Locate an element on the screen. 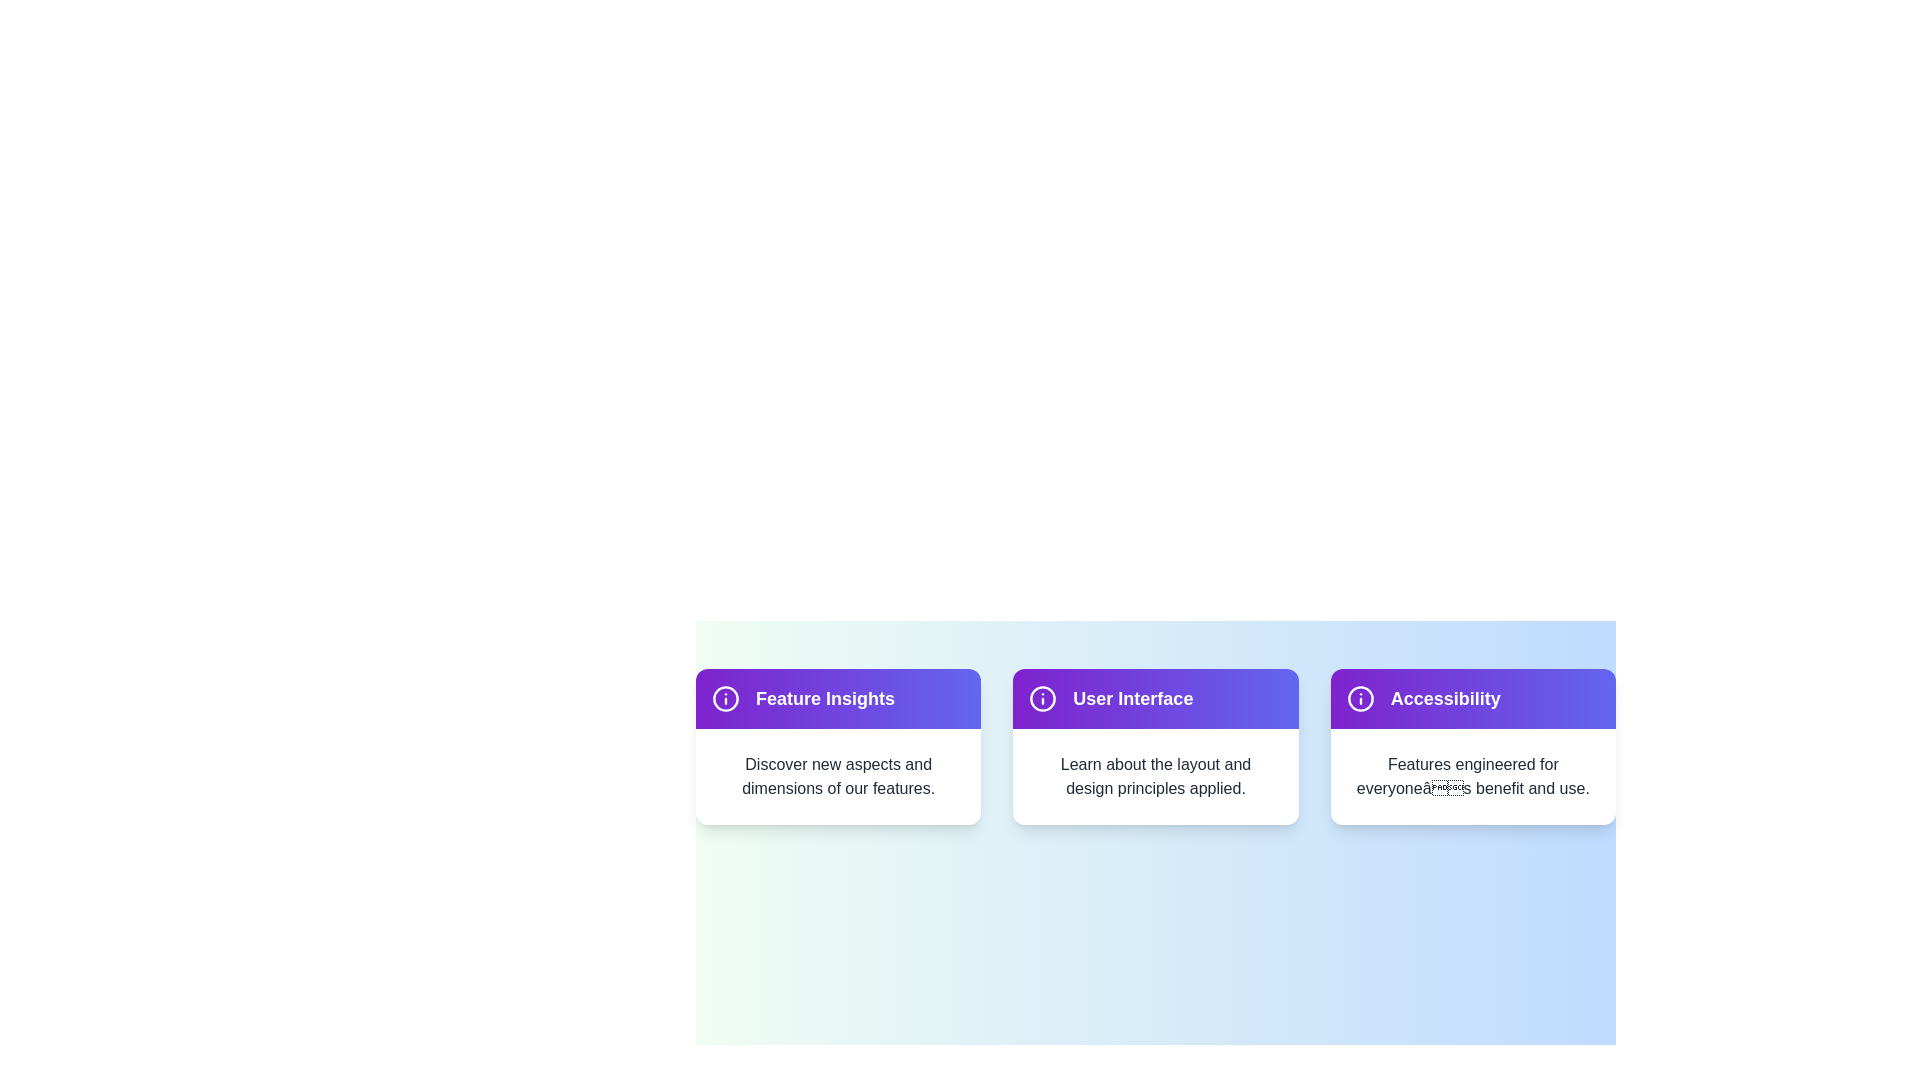 The height and width of the screenshot is (1080, 1920). the first card in the row of three cards, which provides an overview of feature insights and highlights the feature's importance is located at coordinates (838, 747).